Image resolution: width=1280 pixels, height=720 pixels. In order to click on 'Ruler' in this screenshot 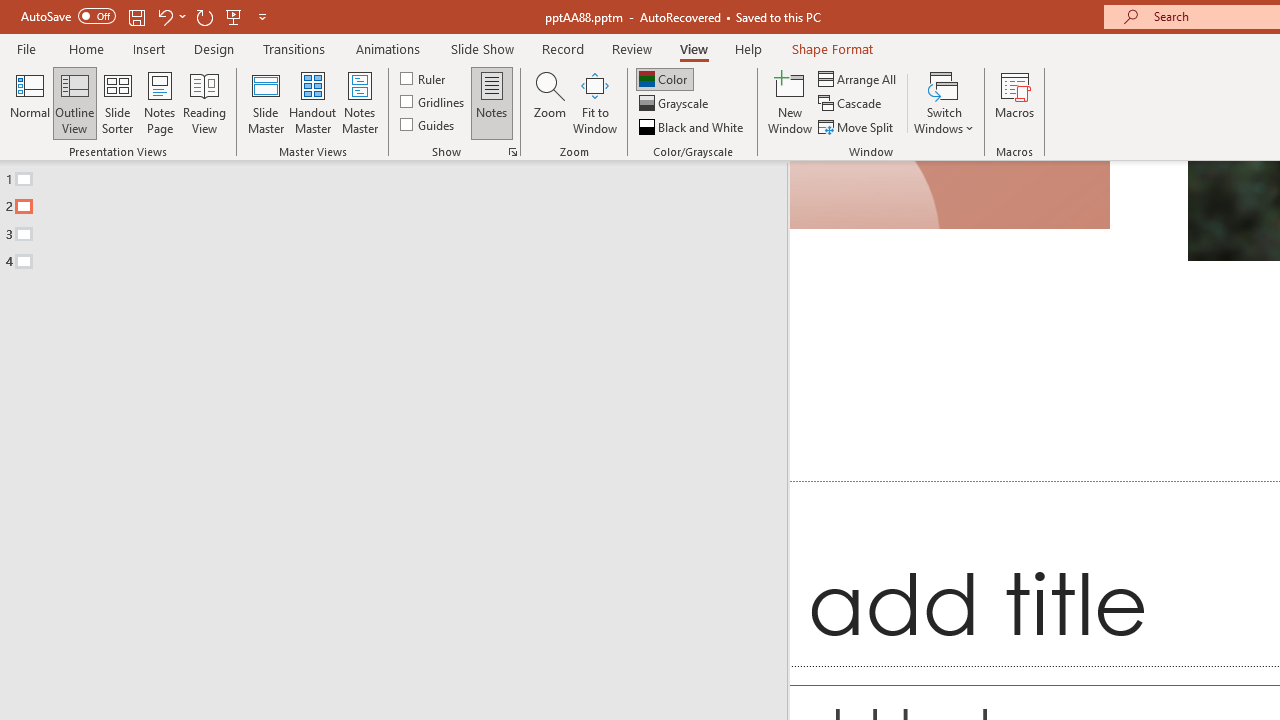, I will do `click(423, 77)`.